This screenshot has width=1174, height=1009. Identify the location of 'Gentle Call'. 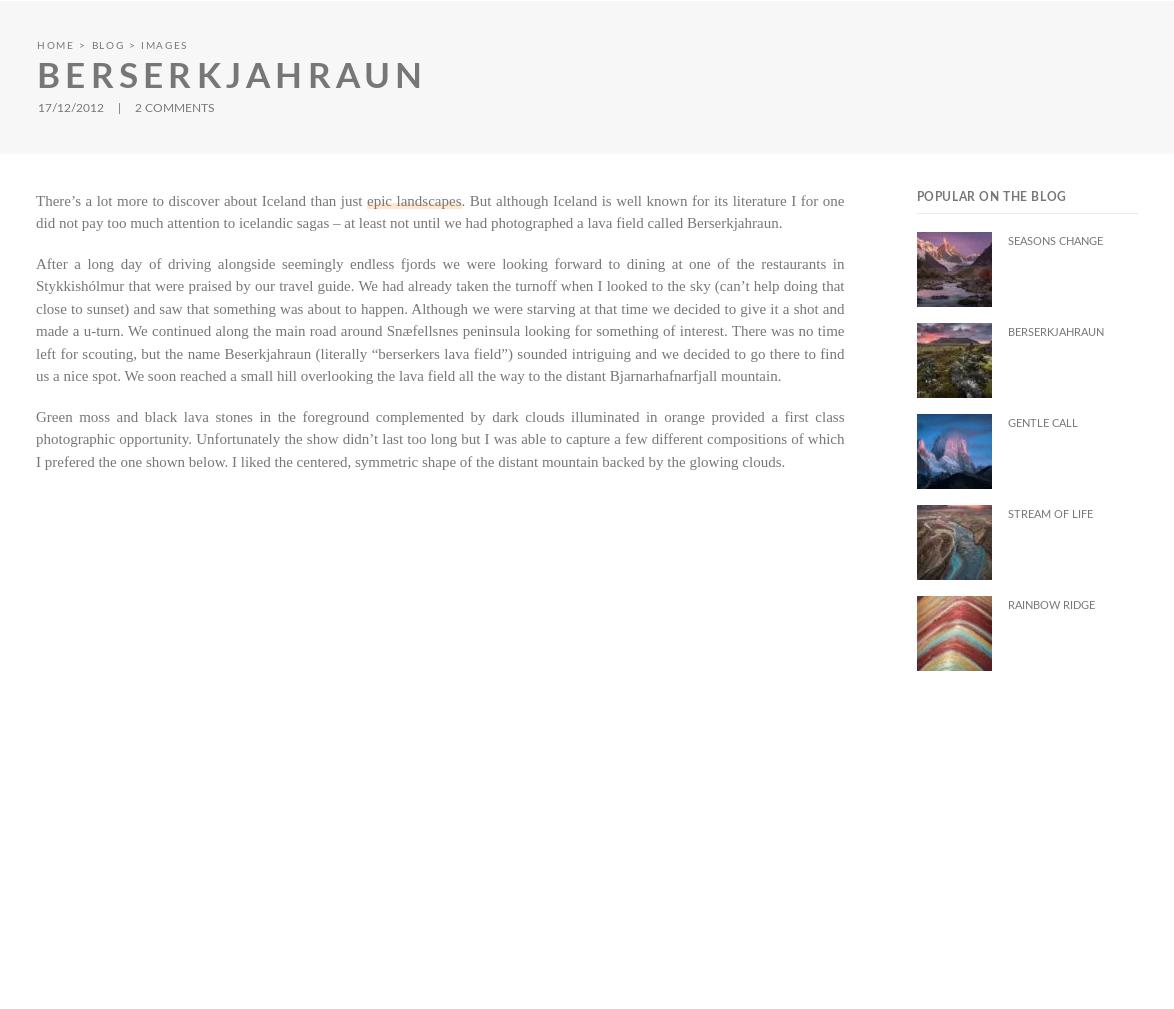
(1041, 422).